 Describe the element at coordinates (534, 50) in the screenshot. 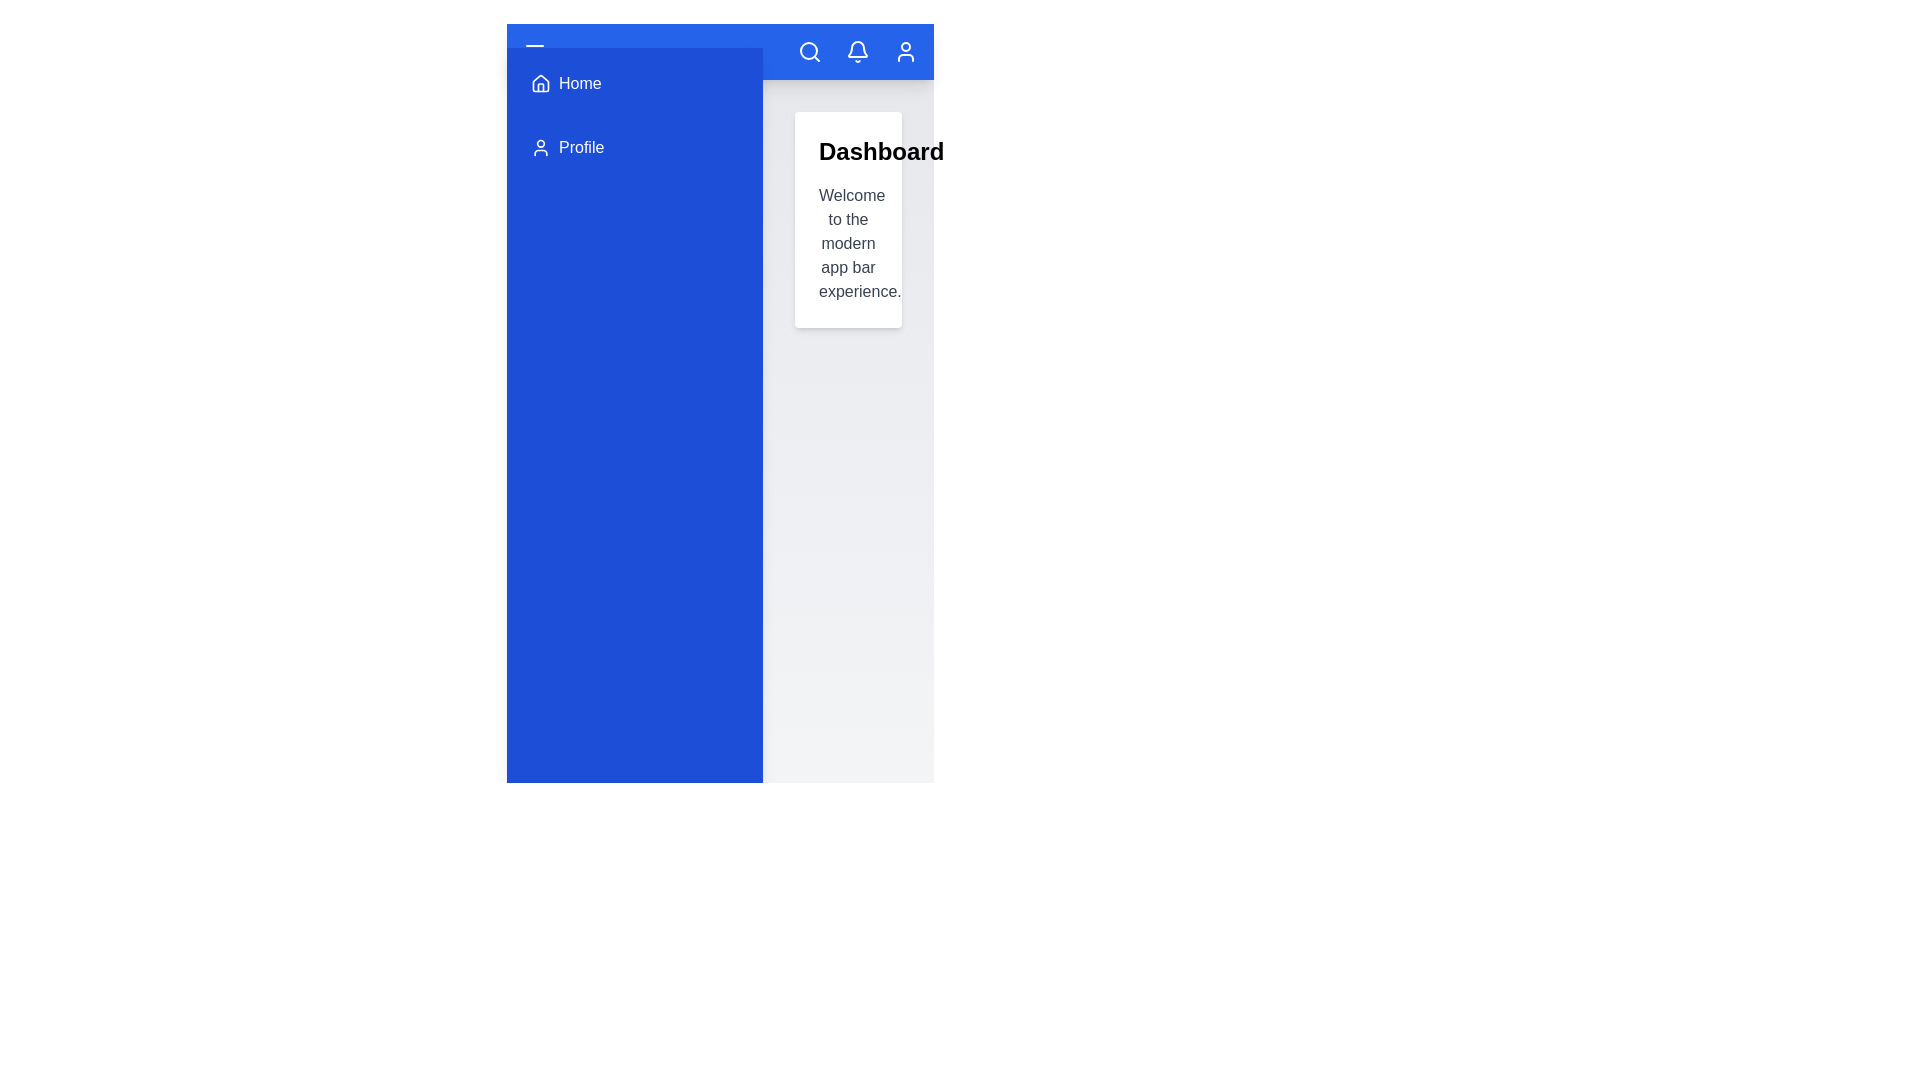

I see `the menu toggle button to toggle the side navigation menu` at that location.